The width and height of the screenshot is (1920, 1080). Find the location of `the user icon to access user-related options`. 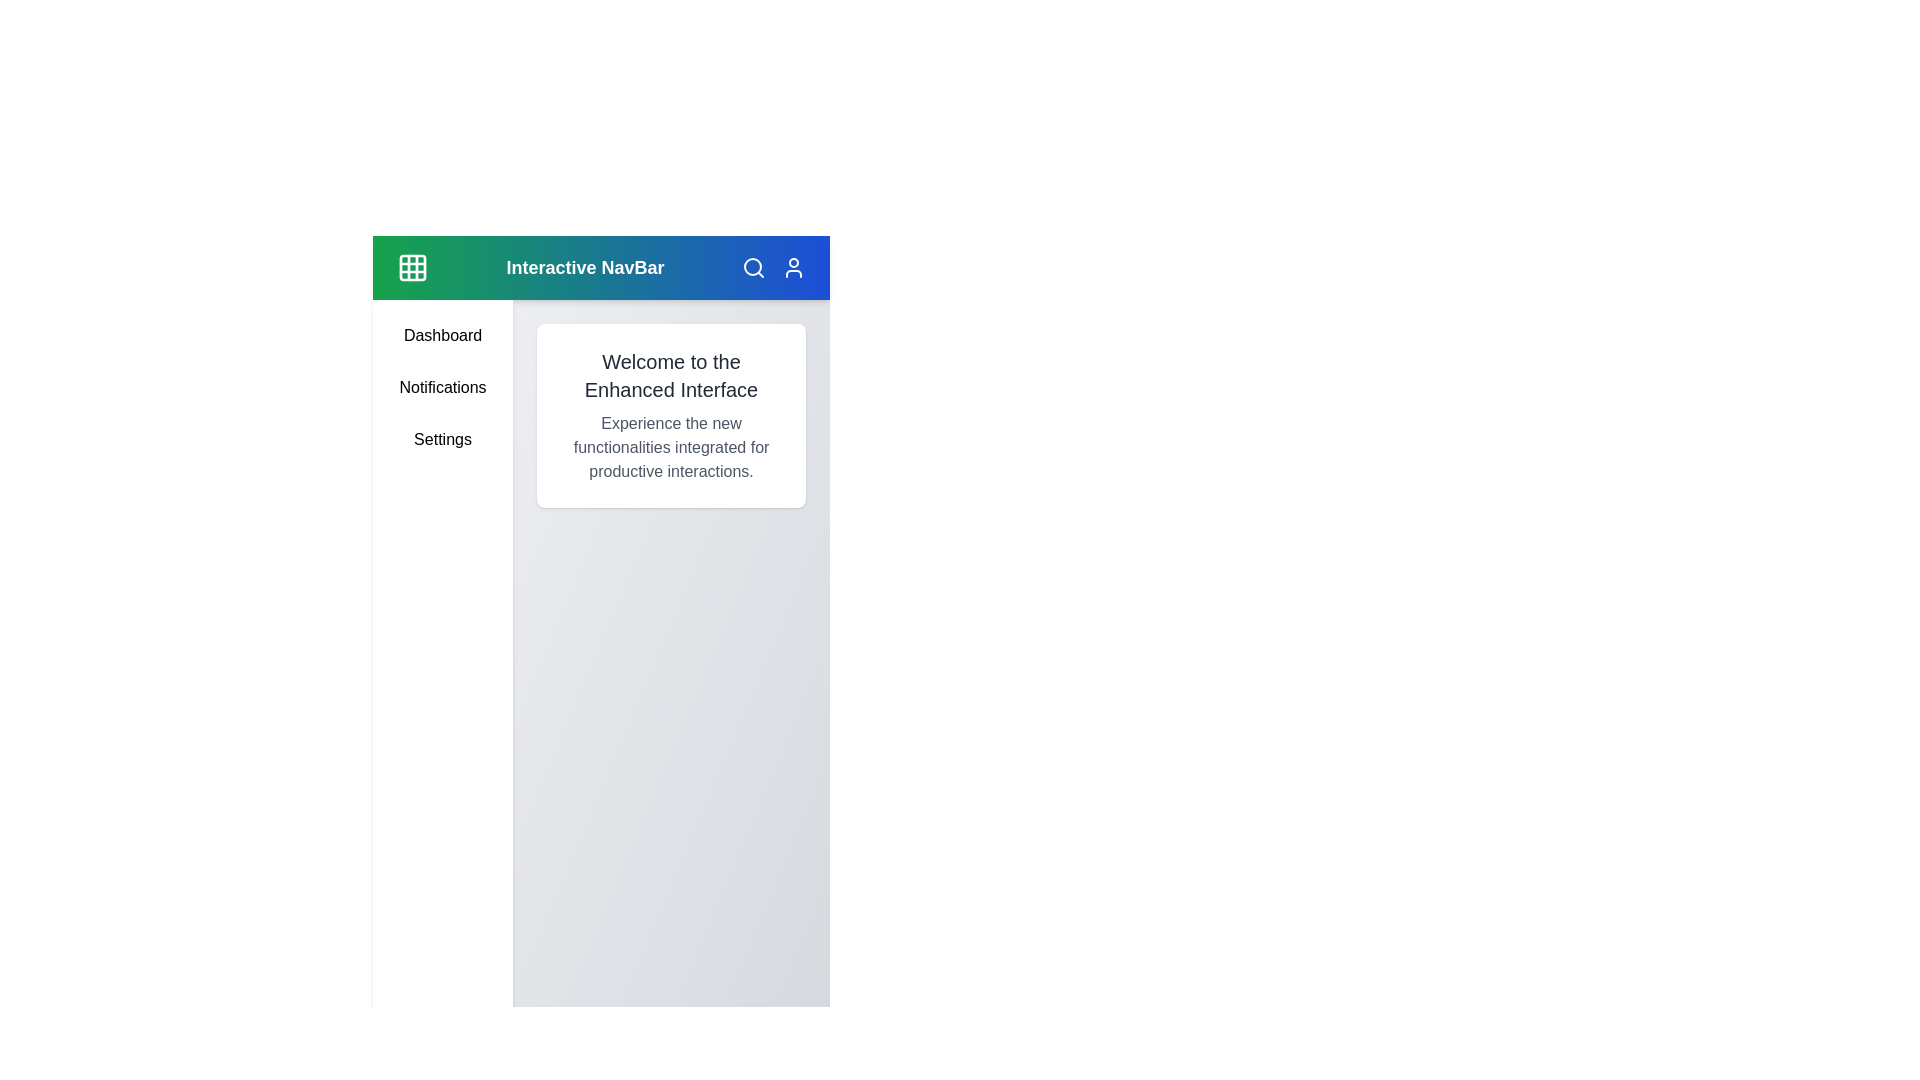

the user icon to access user-related options is located at coordinates (792, 266).